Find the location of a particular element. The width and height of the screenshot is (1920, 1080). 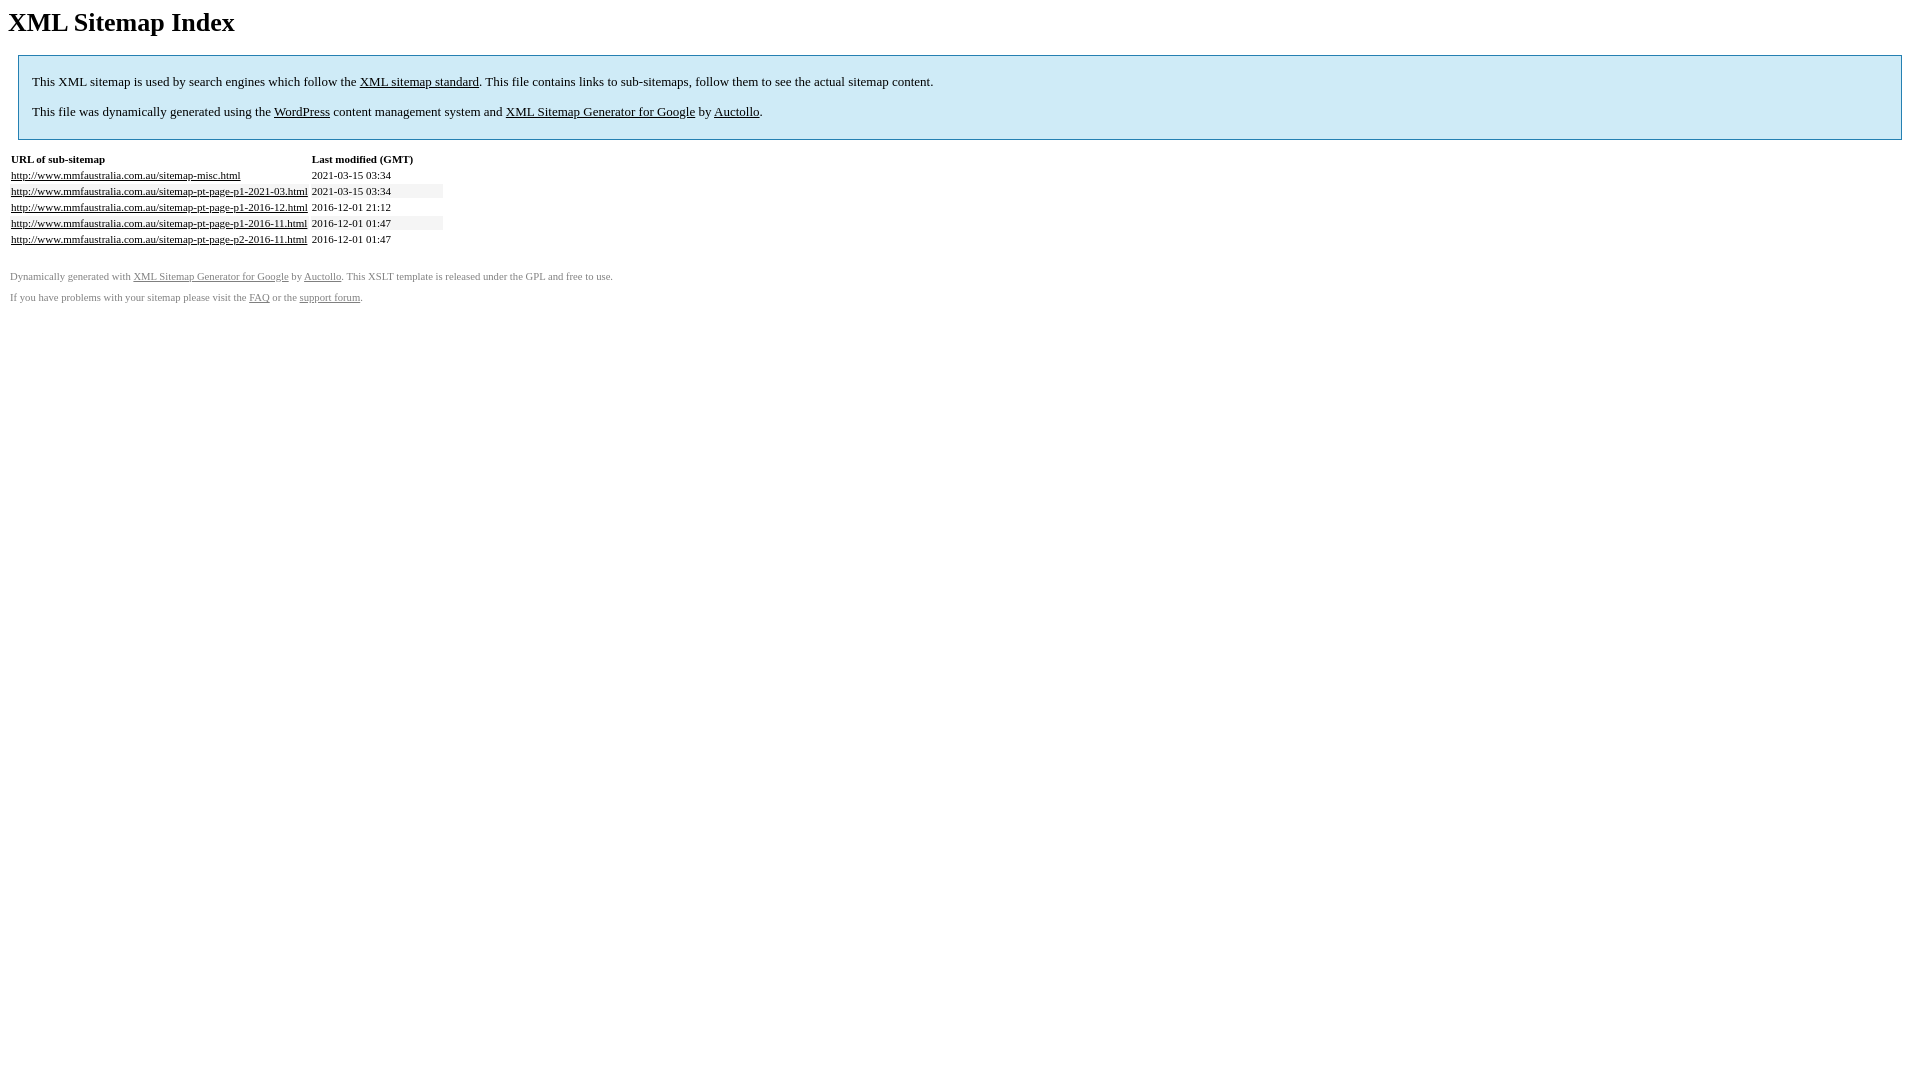

'Auctollo' is located at coordinates (736, 111).